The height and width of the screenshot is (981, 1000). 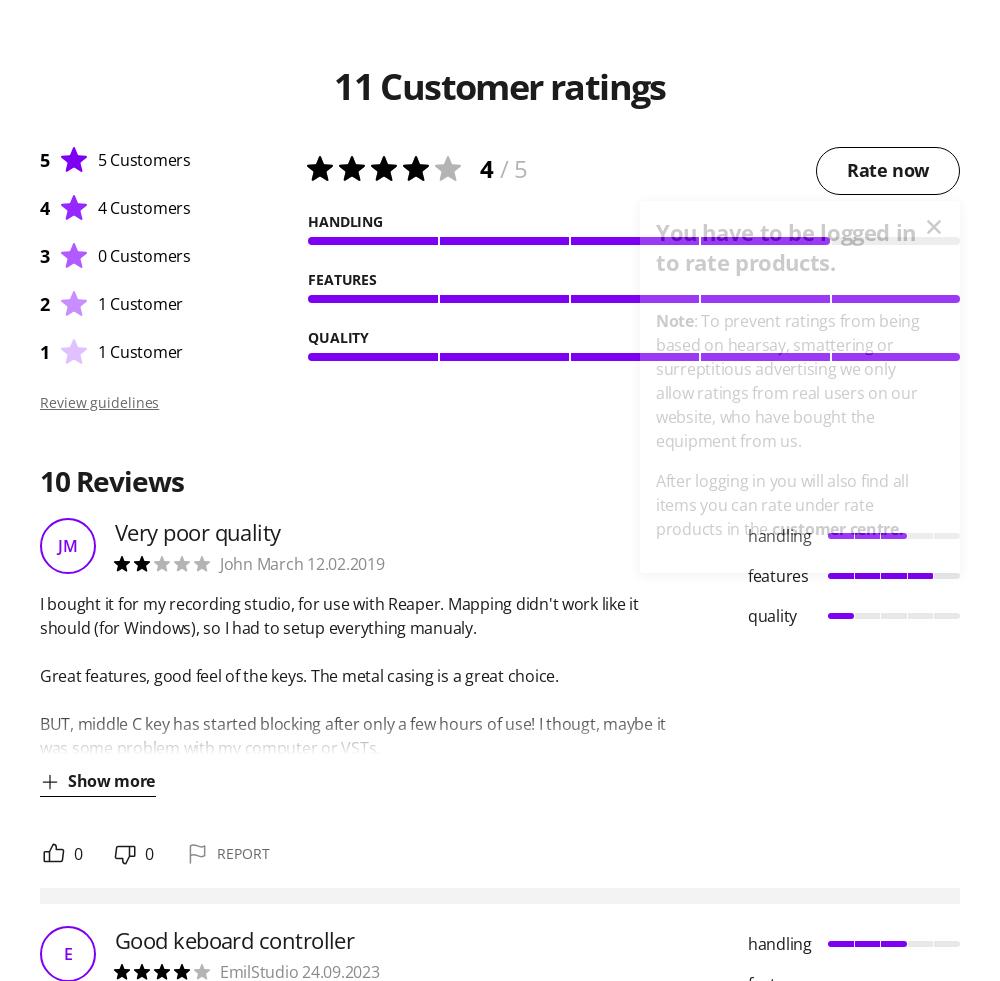 What do you see at coordinates (66, 546) in the screenshot?
I see `'JM'` at bounding box center [66, 546].